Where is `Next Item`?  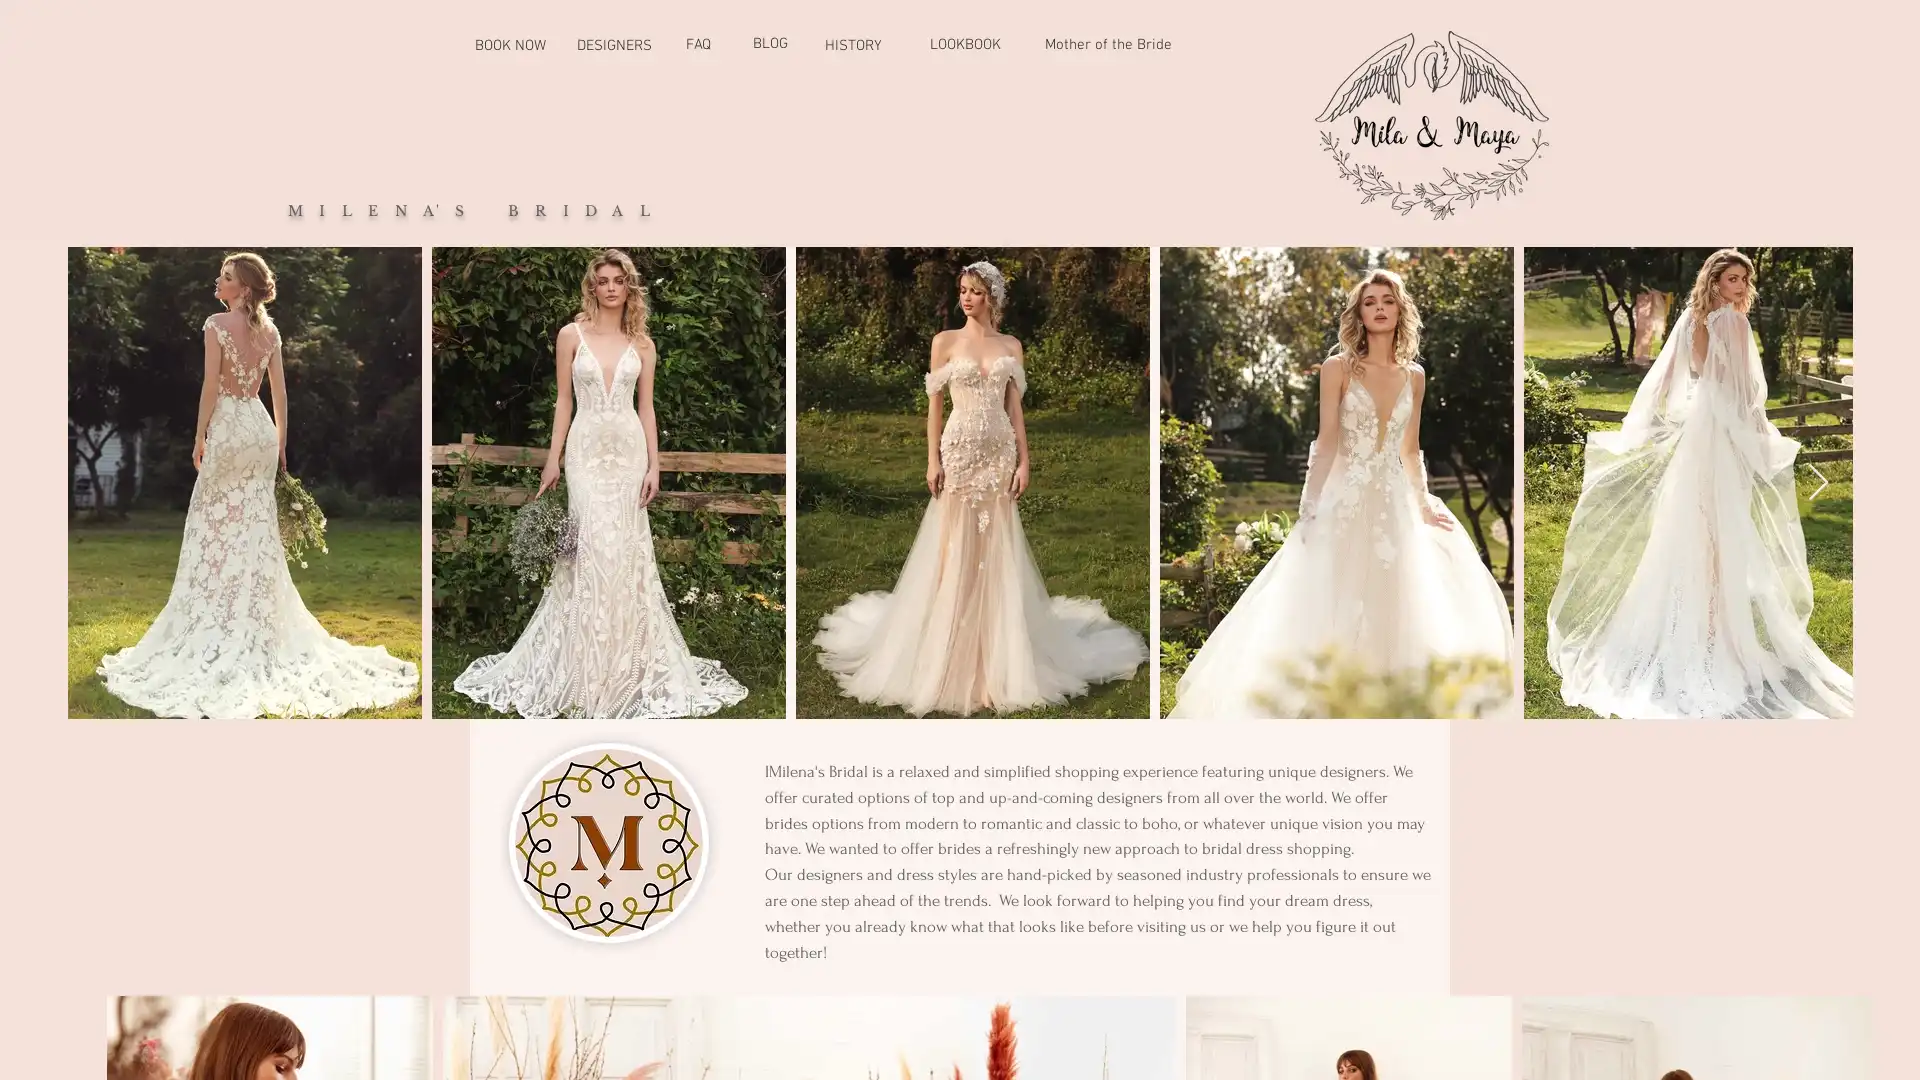 Next Item is located at coordinates (1818, 482).